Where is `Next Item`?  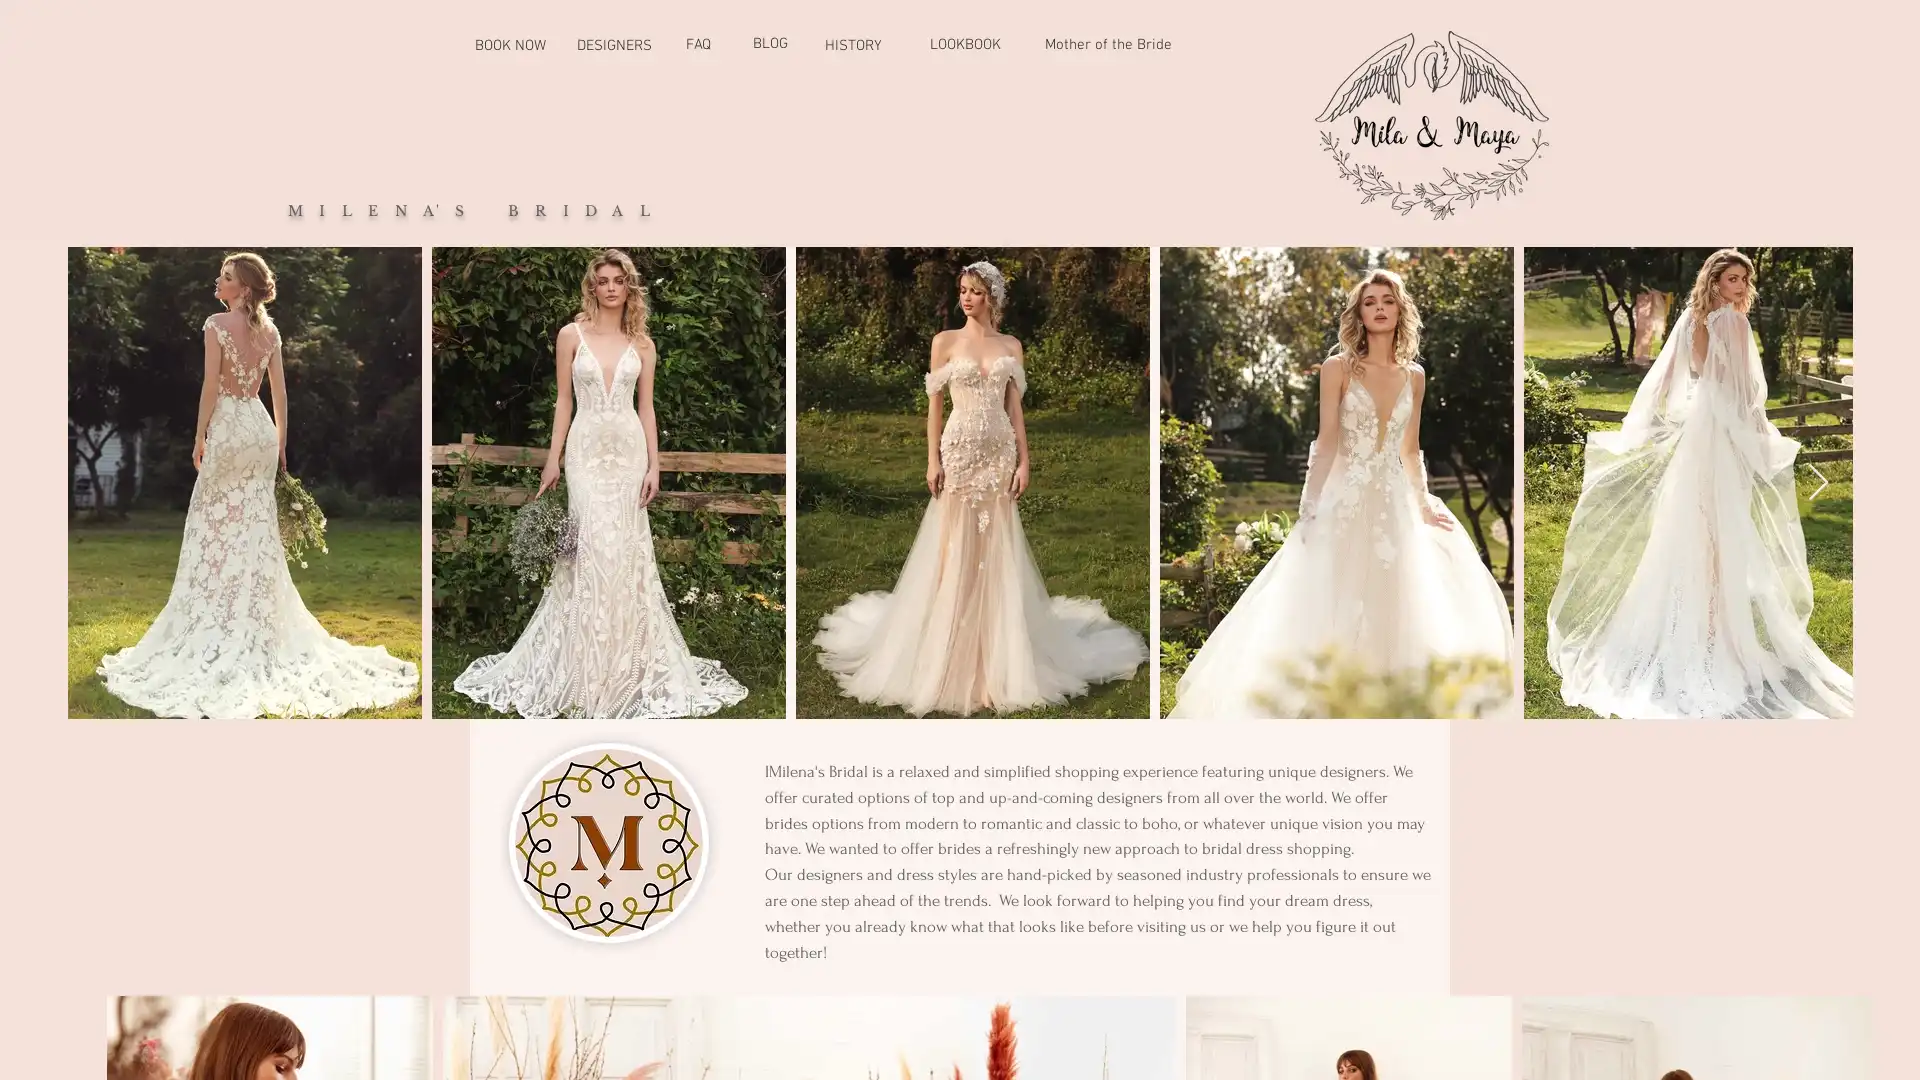 Next Item is located at coordinates (1818, 482).